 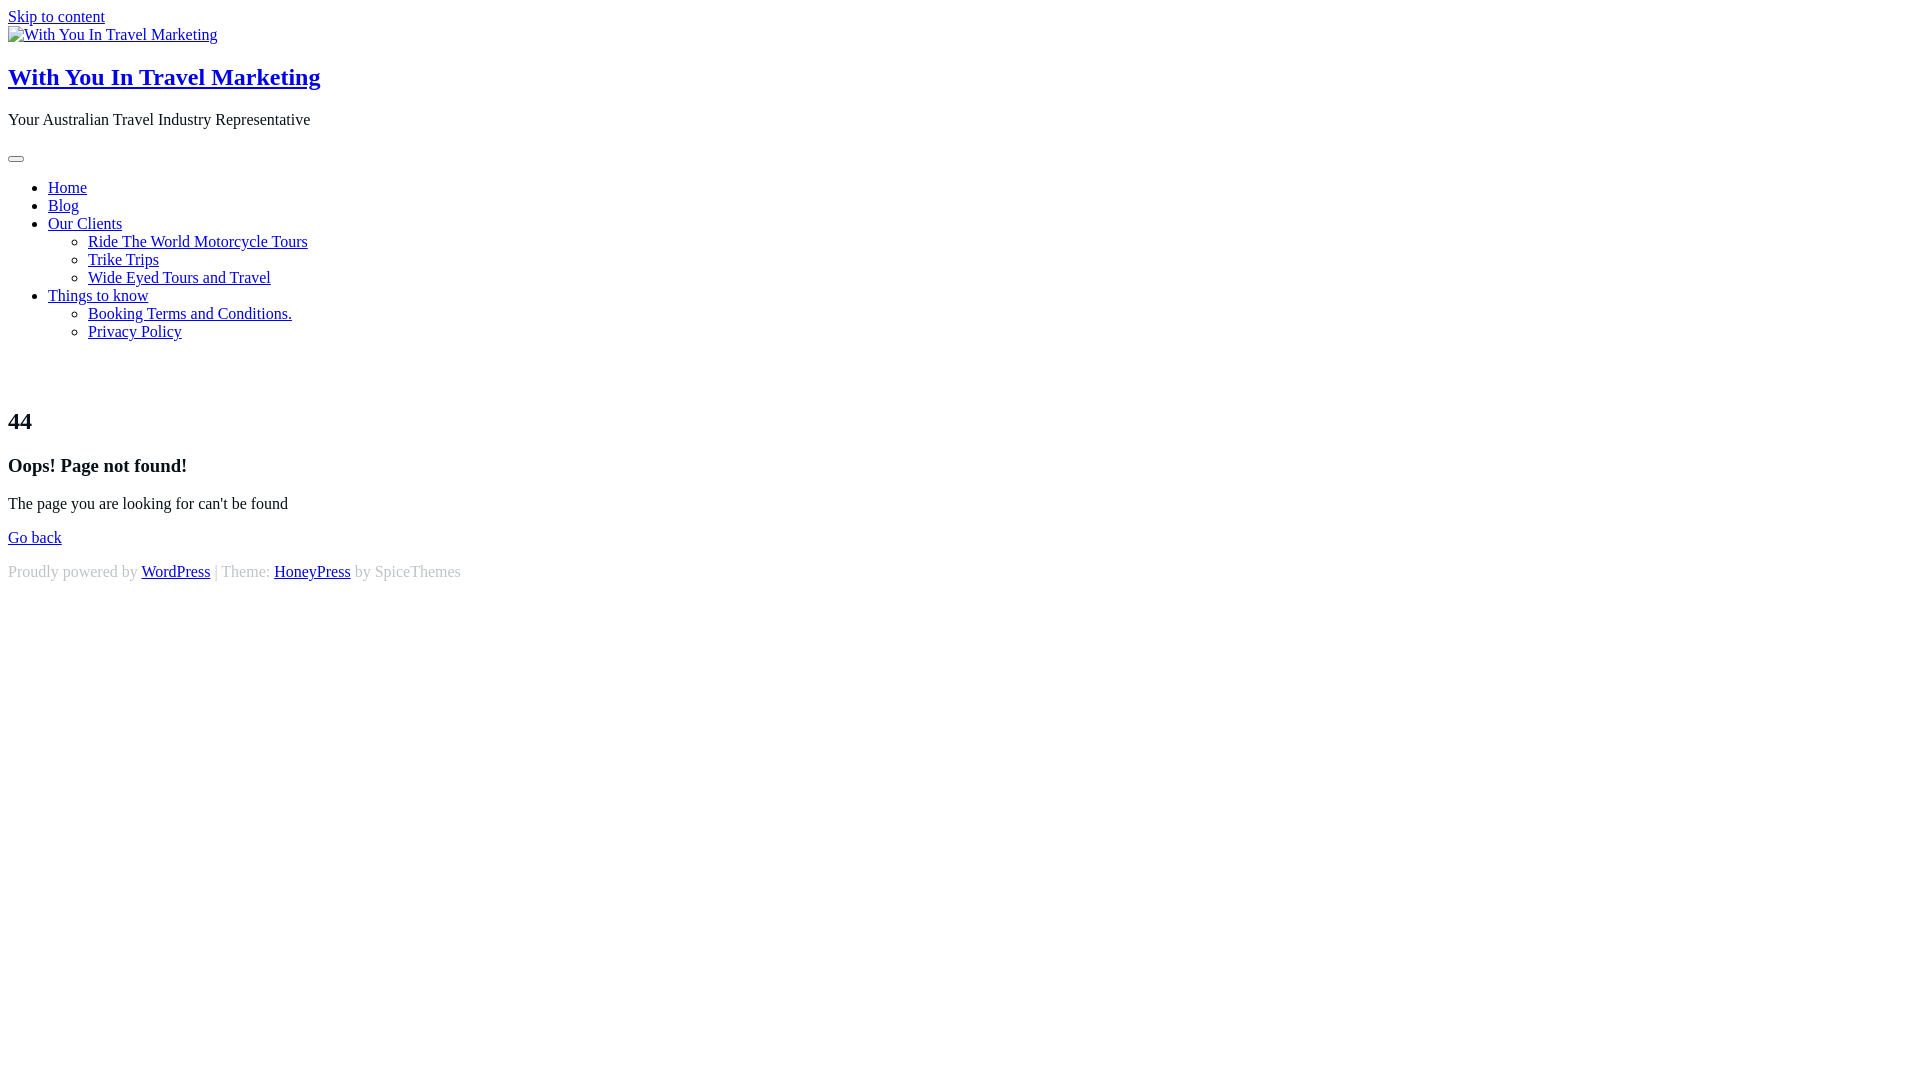 What do you see at coordinates (163, 76) in the screenshot?
I see `'With You In Travel Marketing'` at bounding box center [163, 76].